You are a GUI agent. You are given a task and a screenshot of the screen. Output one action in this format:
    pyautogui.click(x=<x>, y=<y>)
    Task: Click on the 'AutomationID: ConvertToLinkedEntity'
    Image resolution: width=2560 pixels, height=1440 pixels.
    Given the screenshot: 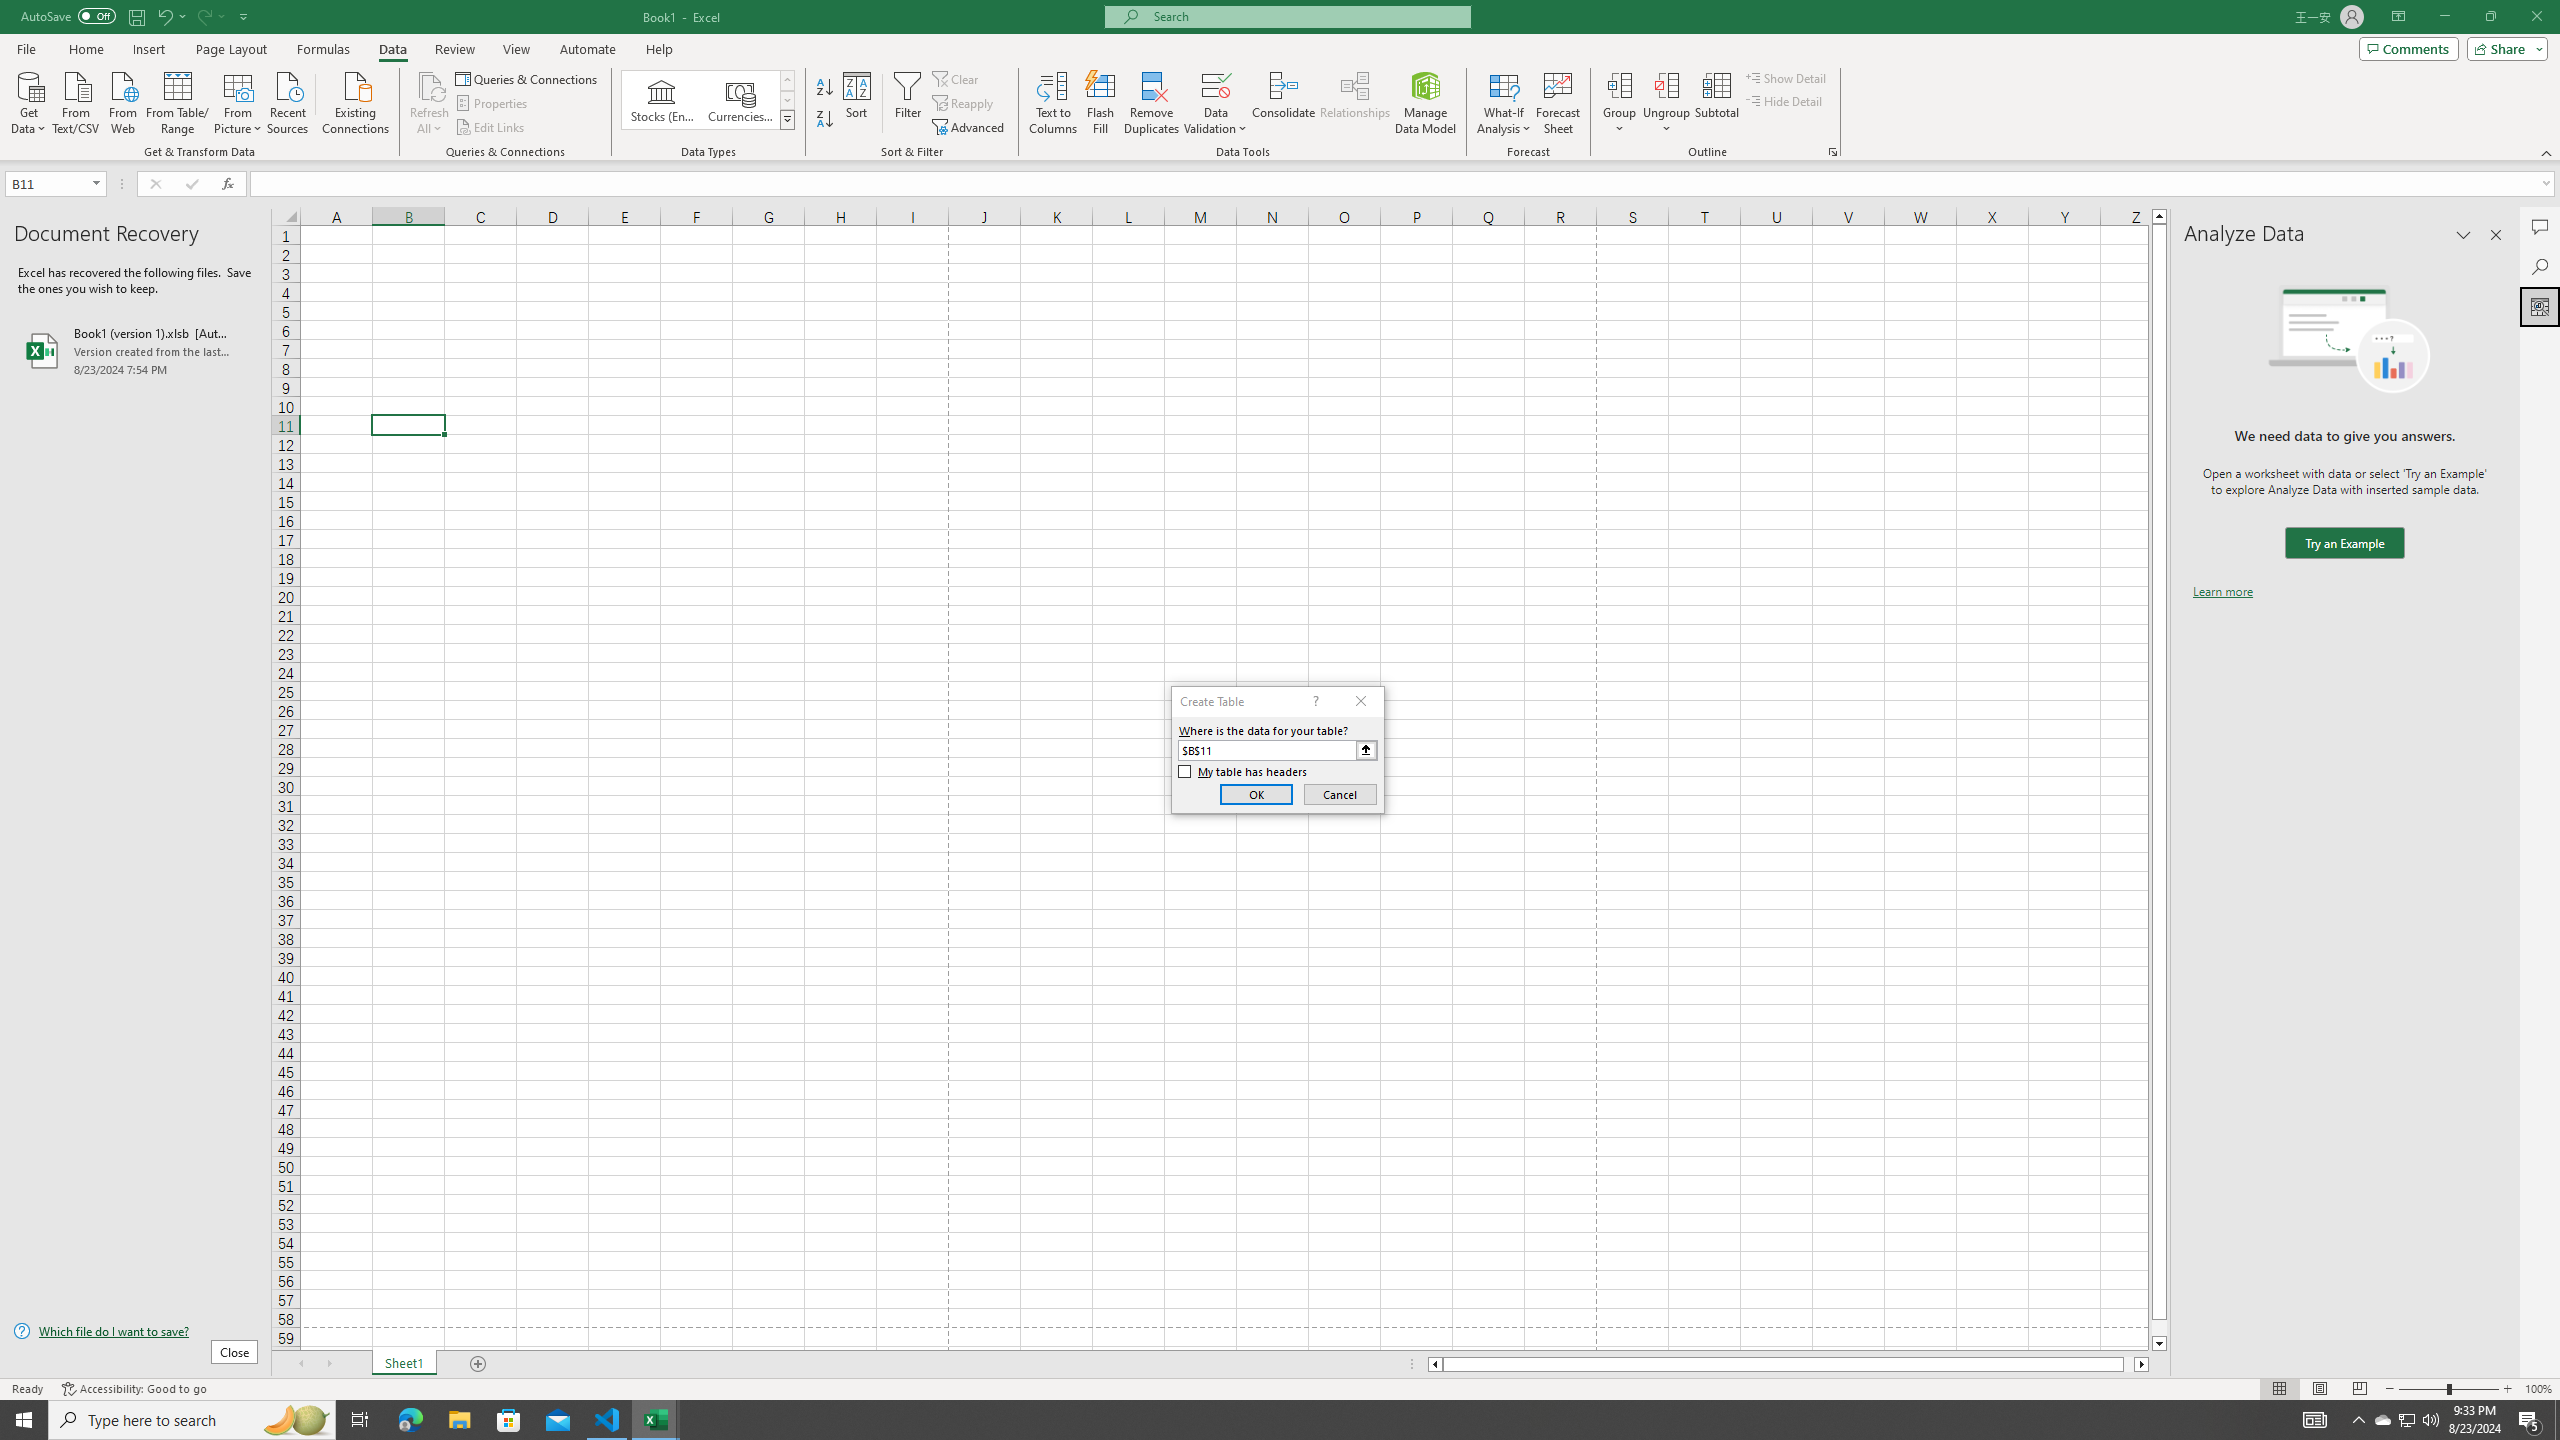 What is the action you would take?
    pyautogui.click(x=709, y=99)
    